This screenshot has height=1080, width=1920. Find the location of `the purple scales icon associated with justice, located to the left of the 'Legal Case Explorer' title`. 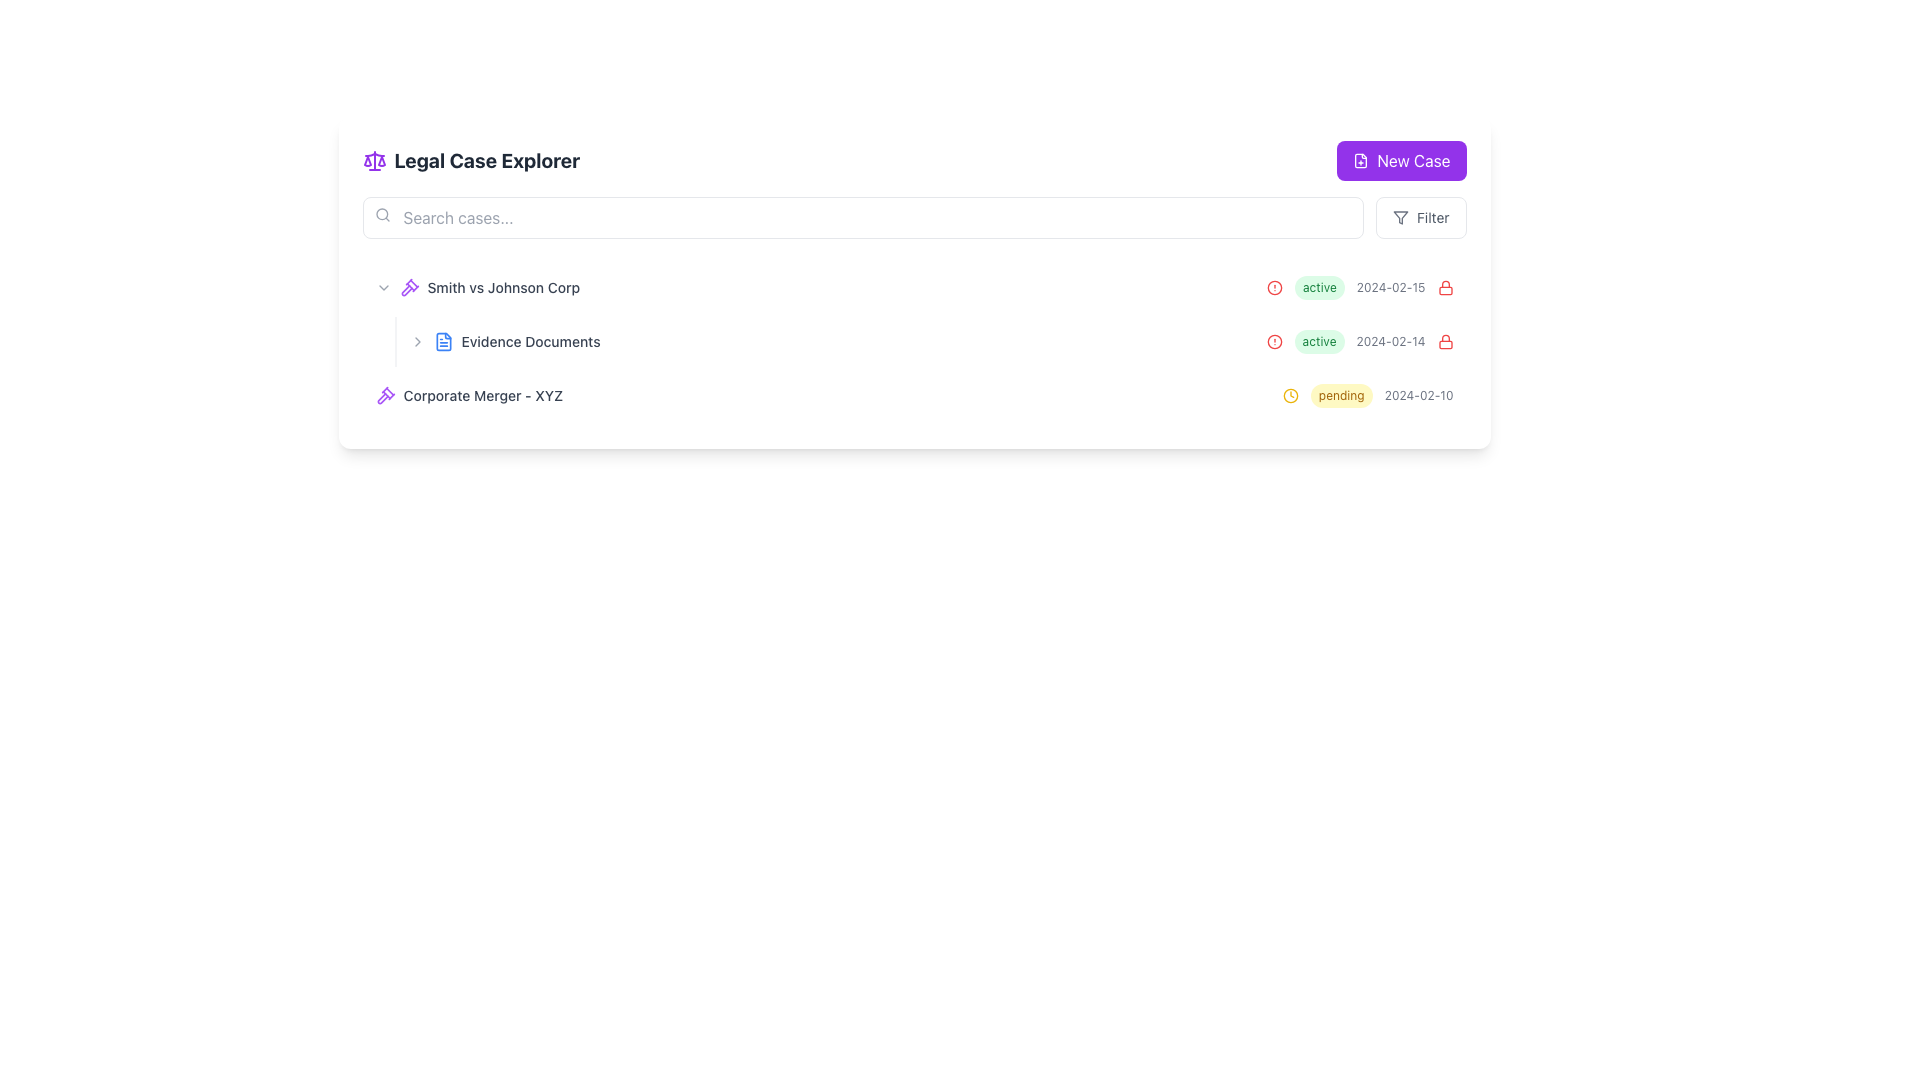

the purple scales icon associated with justice, located to the left of the 'Legal Case Explorer' title is located at coordinates (374, 160).